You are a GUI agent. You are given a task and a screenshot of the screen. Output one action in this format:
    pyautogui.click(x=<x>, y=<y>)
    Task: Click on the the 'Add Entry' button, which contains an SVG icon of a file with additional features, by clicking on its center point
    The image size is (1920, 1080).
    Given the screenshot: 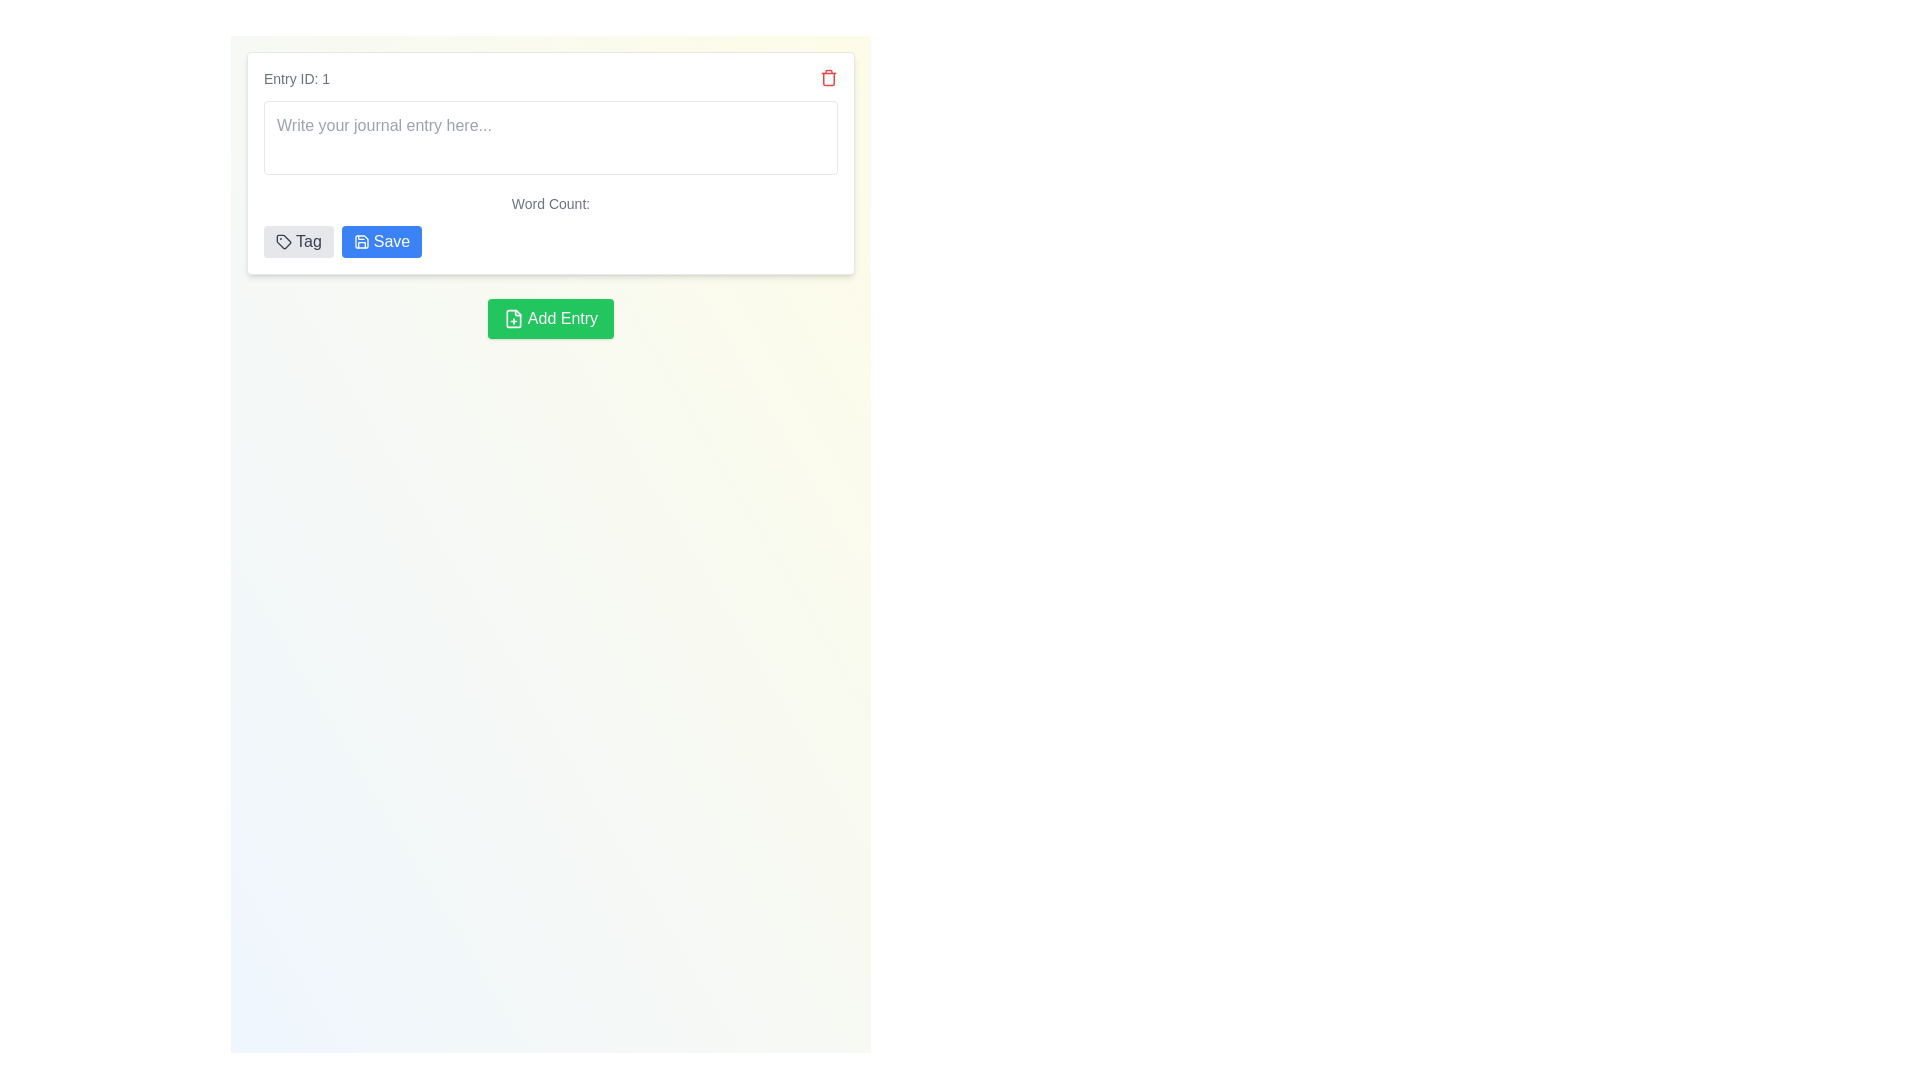 What is the action you would take?
    pyautogui.click(x=513, y=318)
    